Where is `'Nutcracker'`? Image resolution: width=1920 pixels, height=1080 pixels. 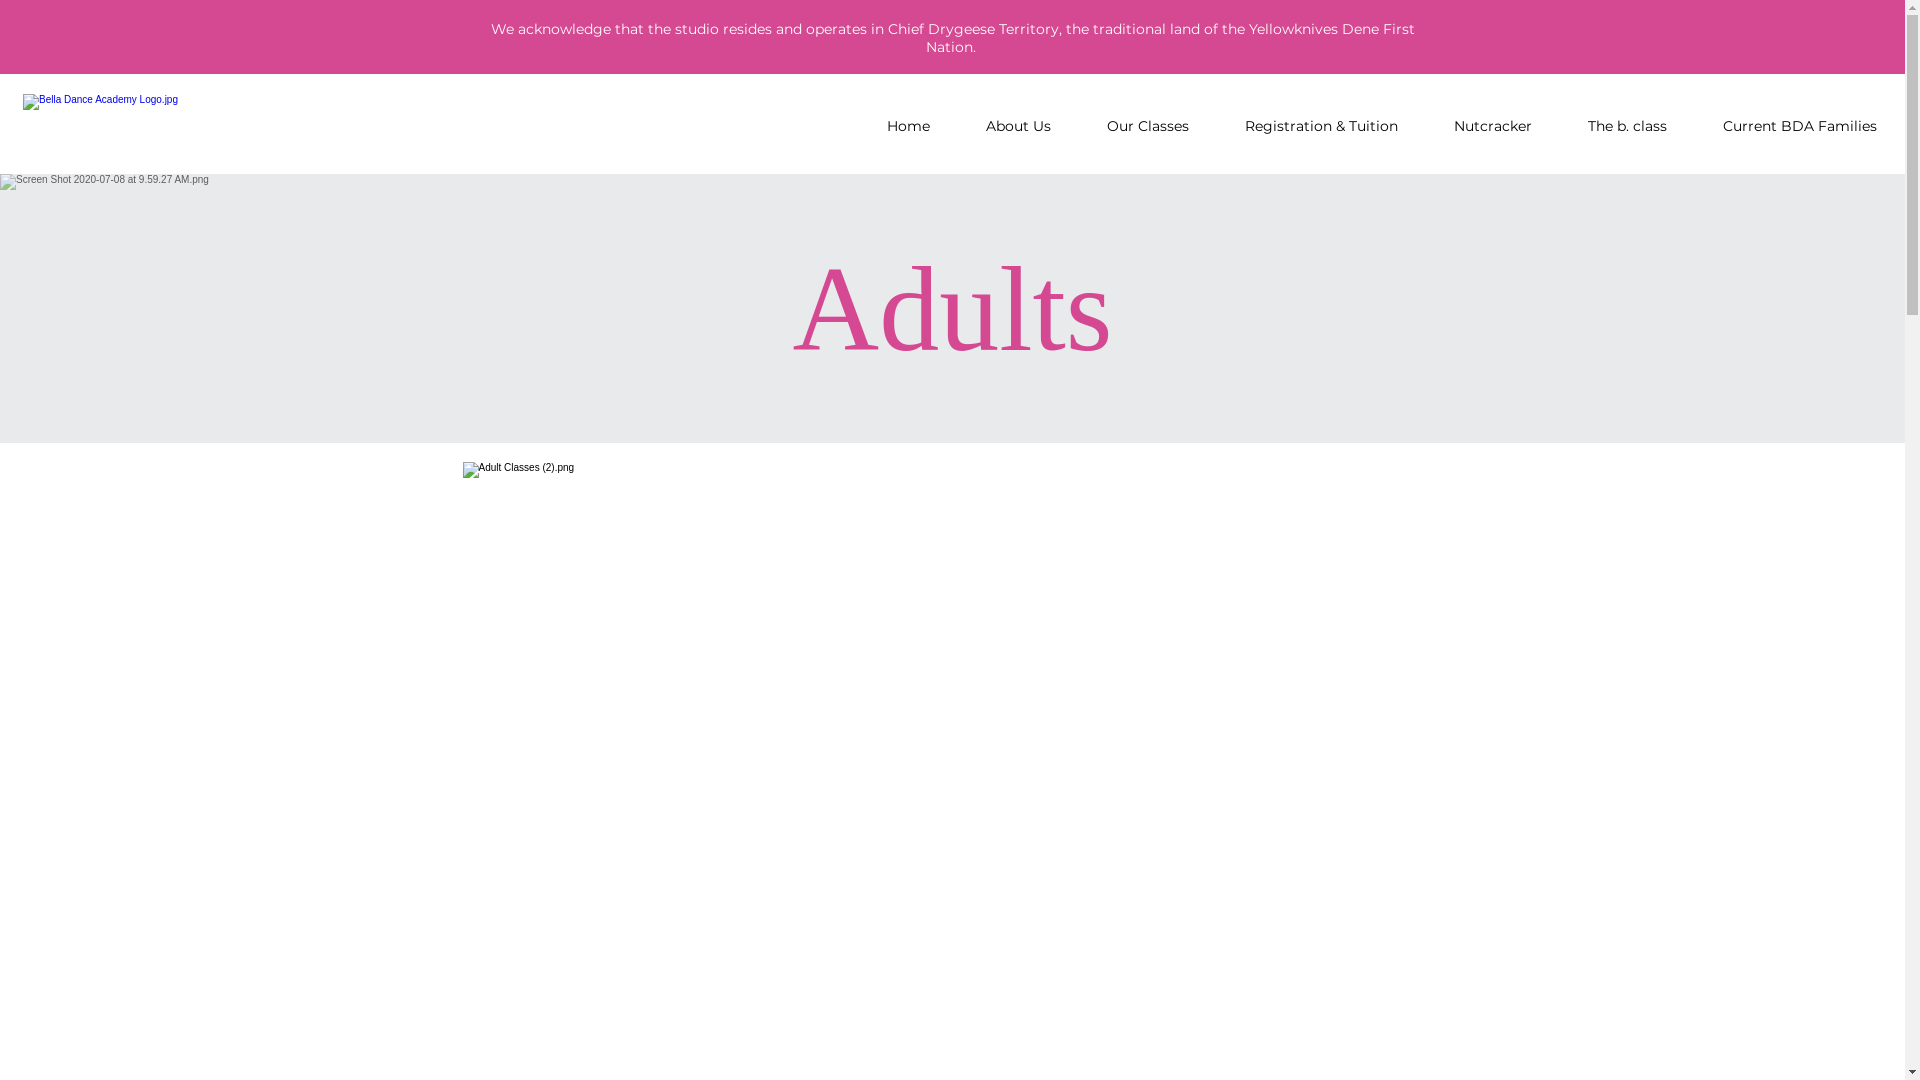 'Nutcracker' is located at coordinates (1492, 126).